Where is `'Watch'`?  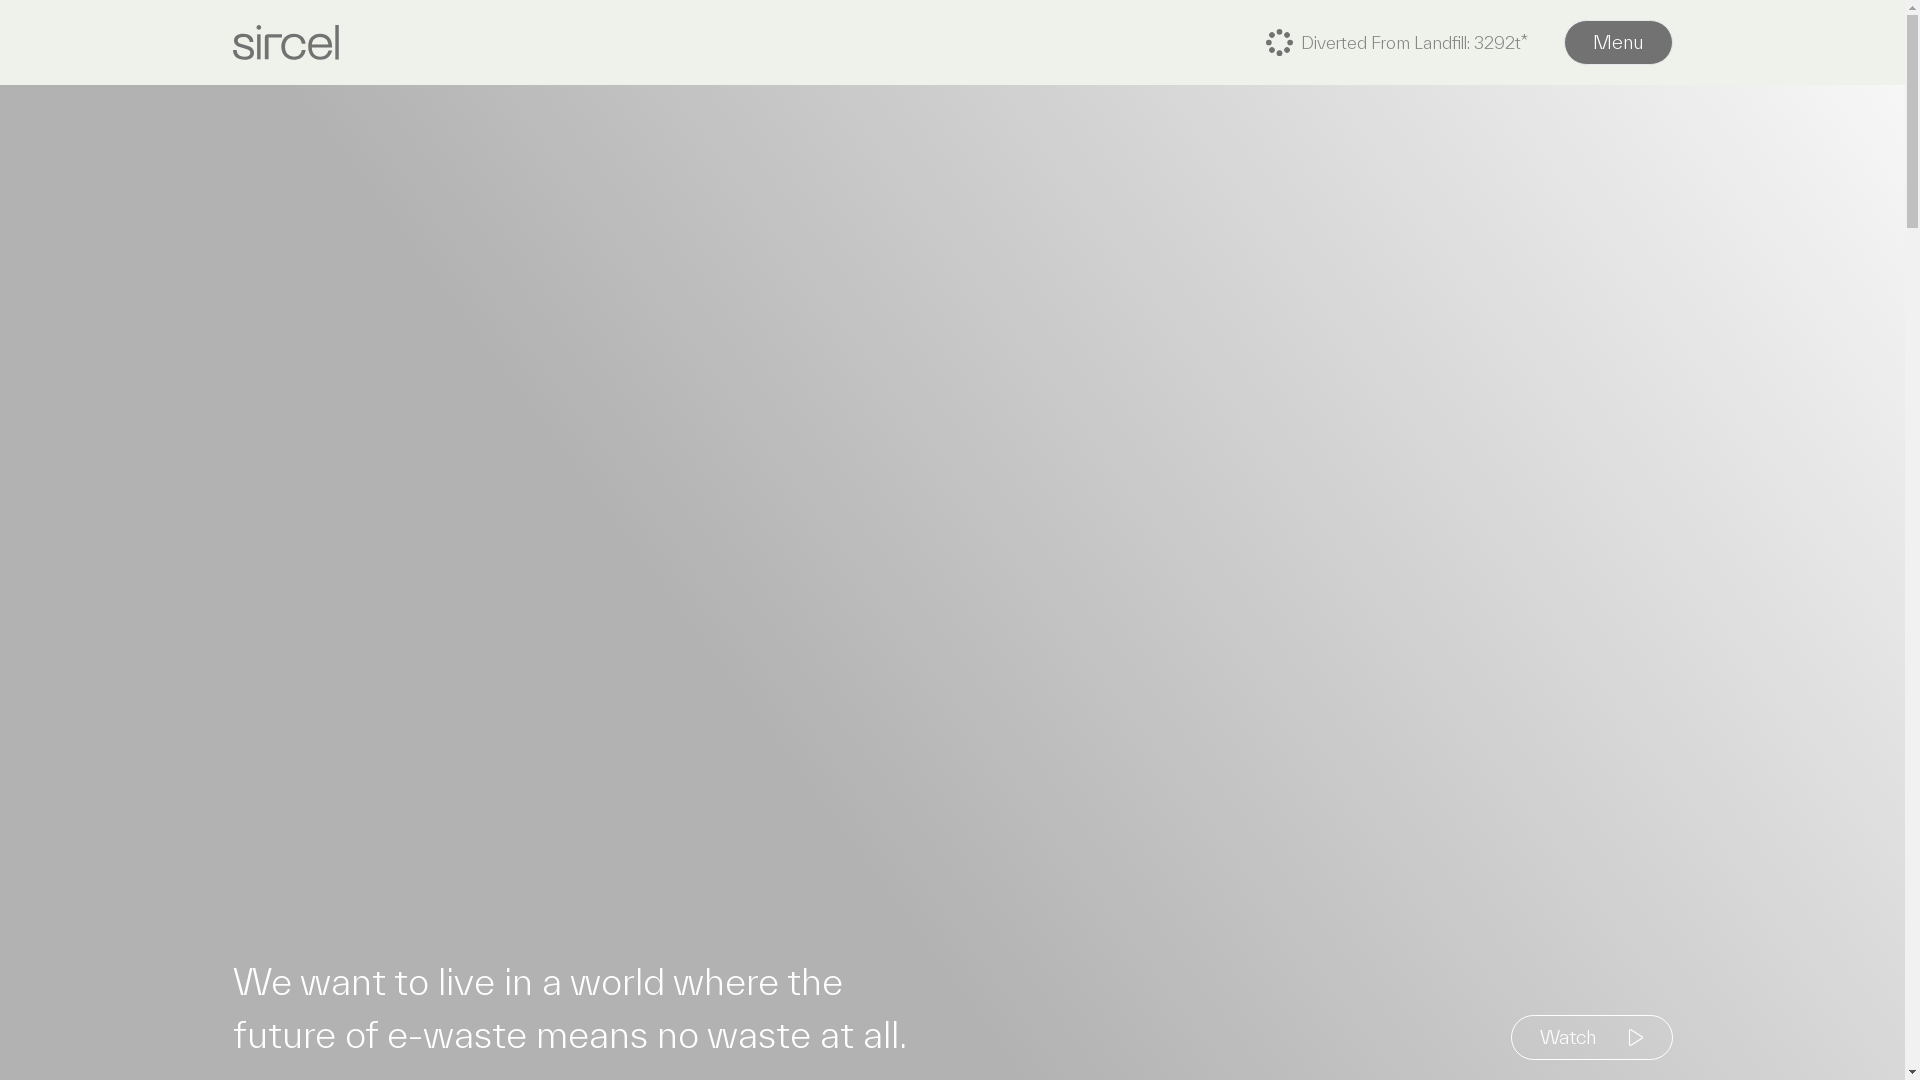
'Watch' is located at coordinates (1510, 1036).